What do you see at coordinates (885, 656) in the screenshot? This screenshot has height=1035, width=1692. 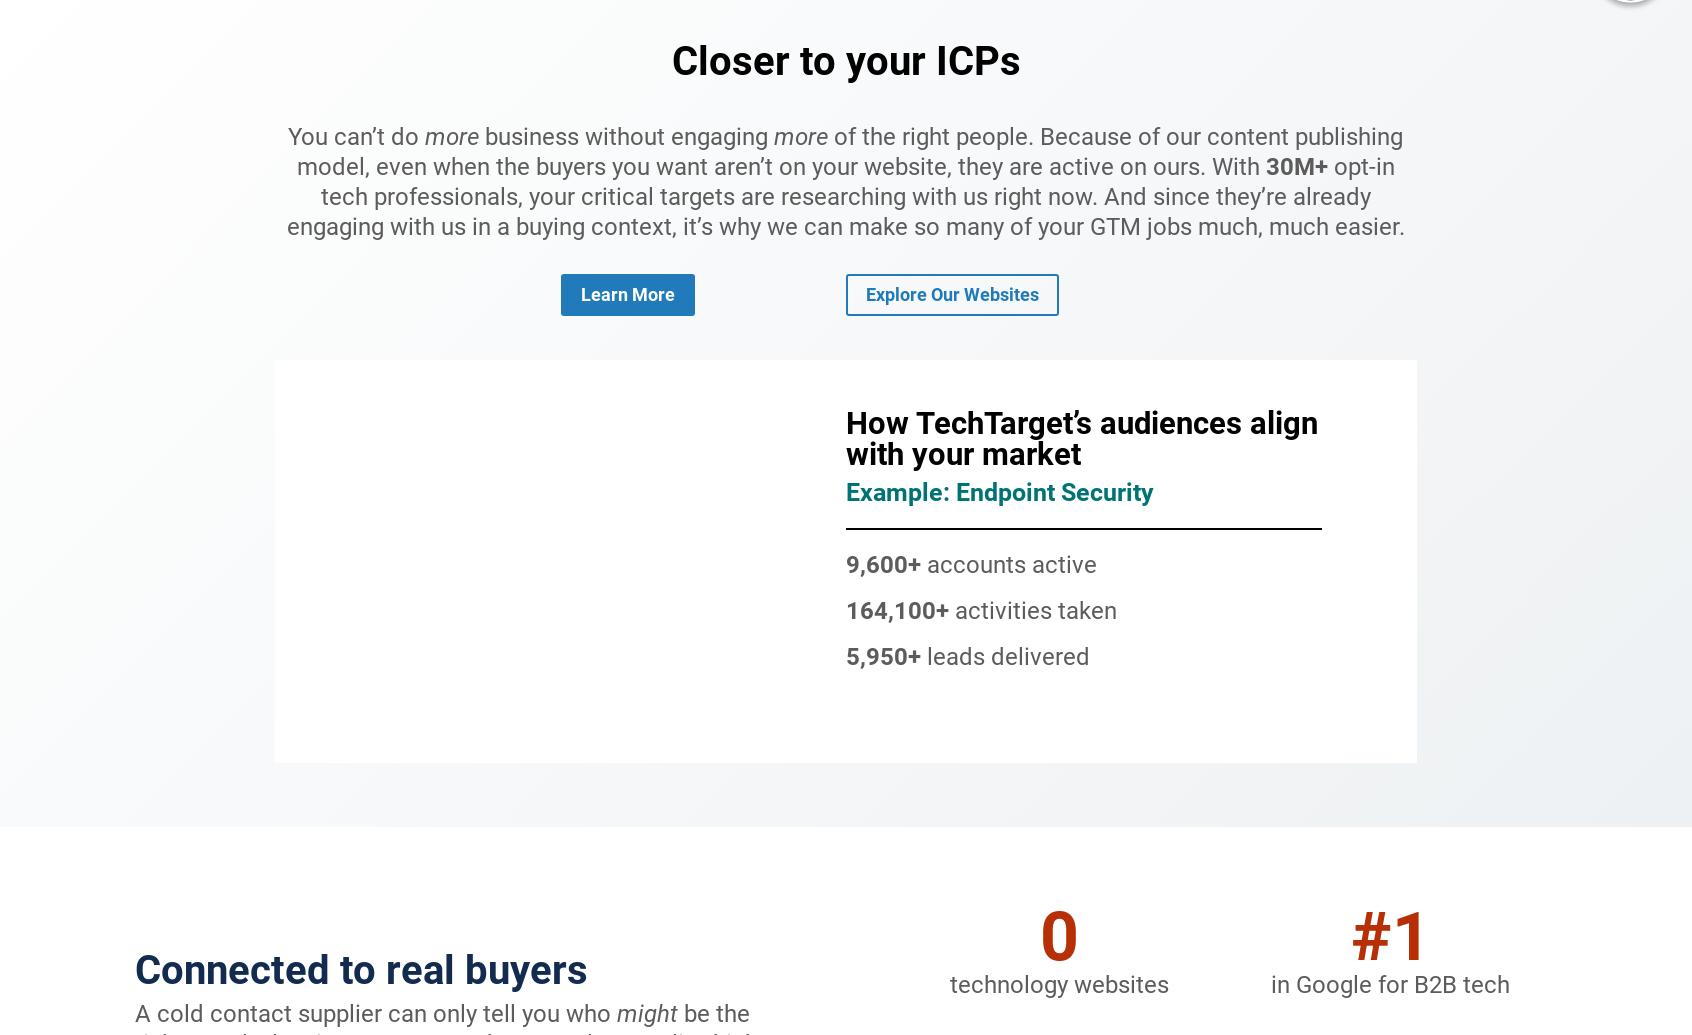 I see `'5,950+'` at bounding box center [885, 656].